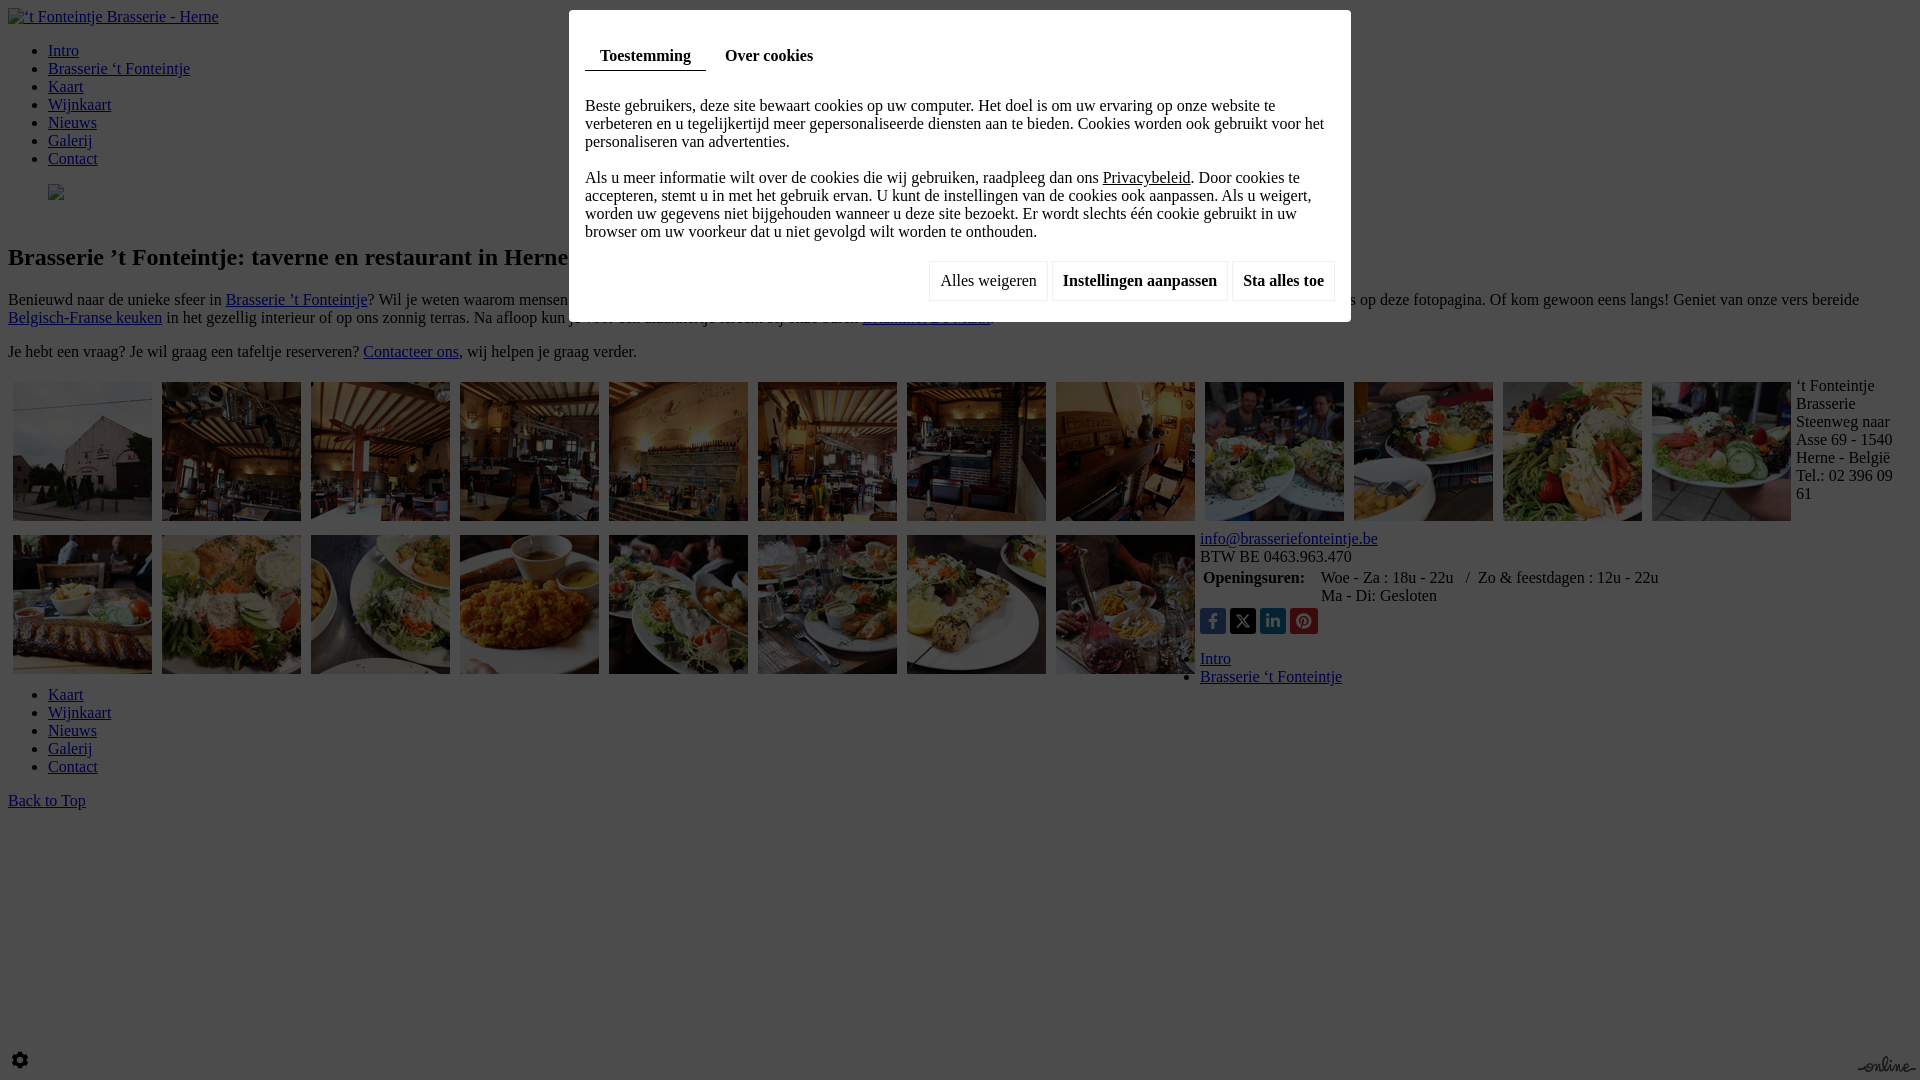 The image size is (1920, 1080). I want to click on 'info@brasseriefonteintje.be', so click(1200, 537).